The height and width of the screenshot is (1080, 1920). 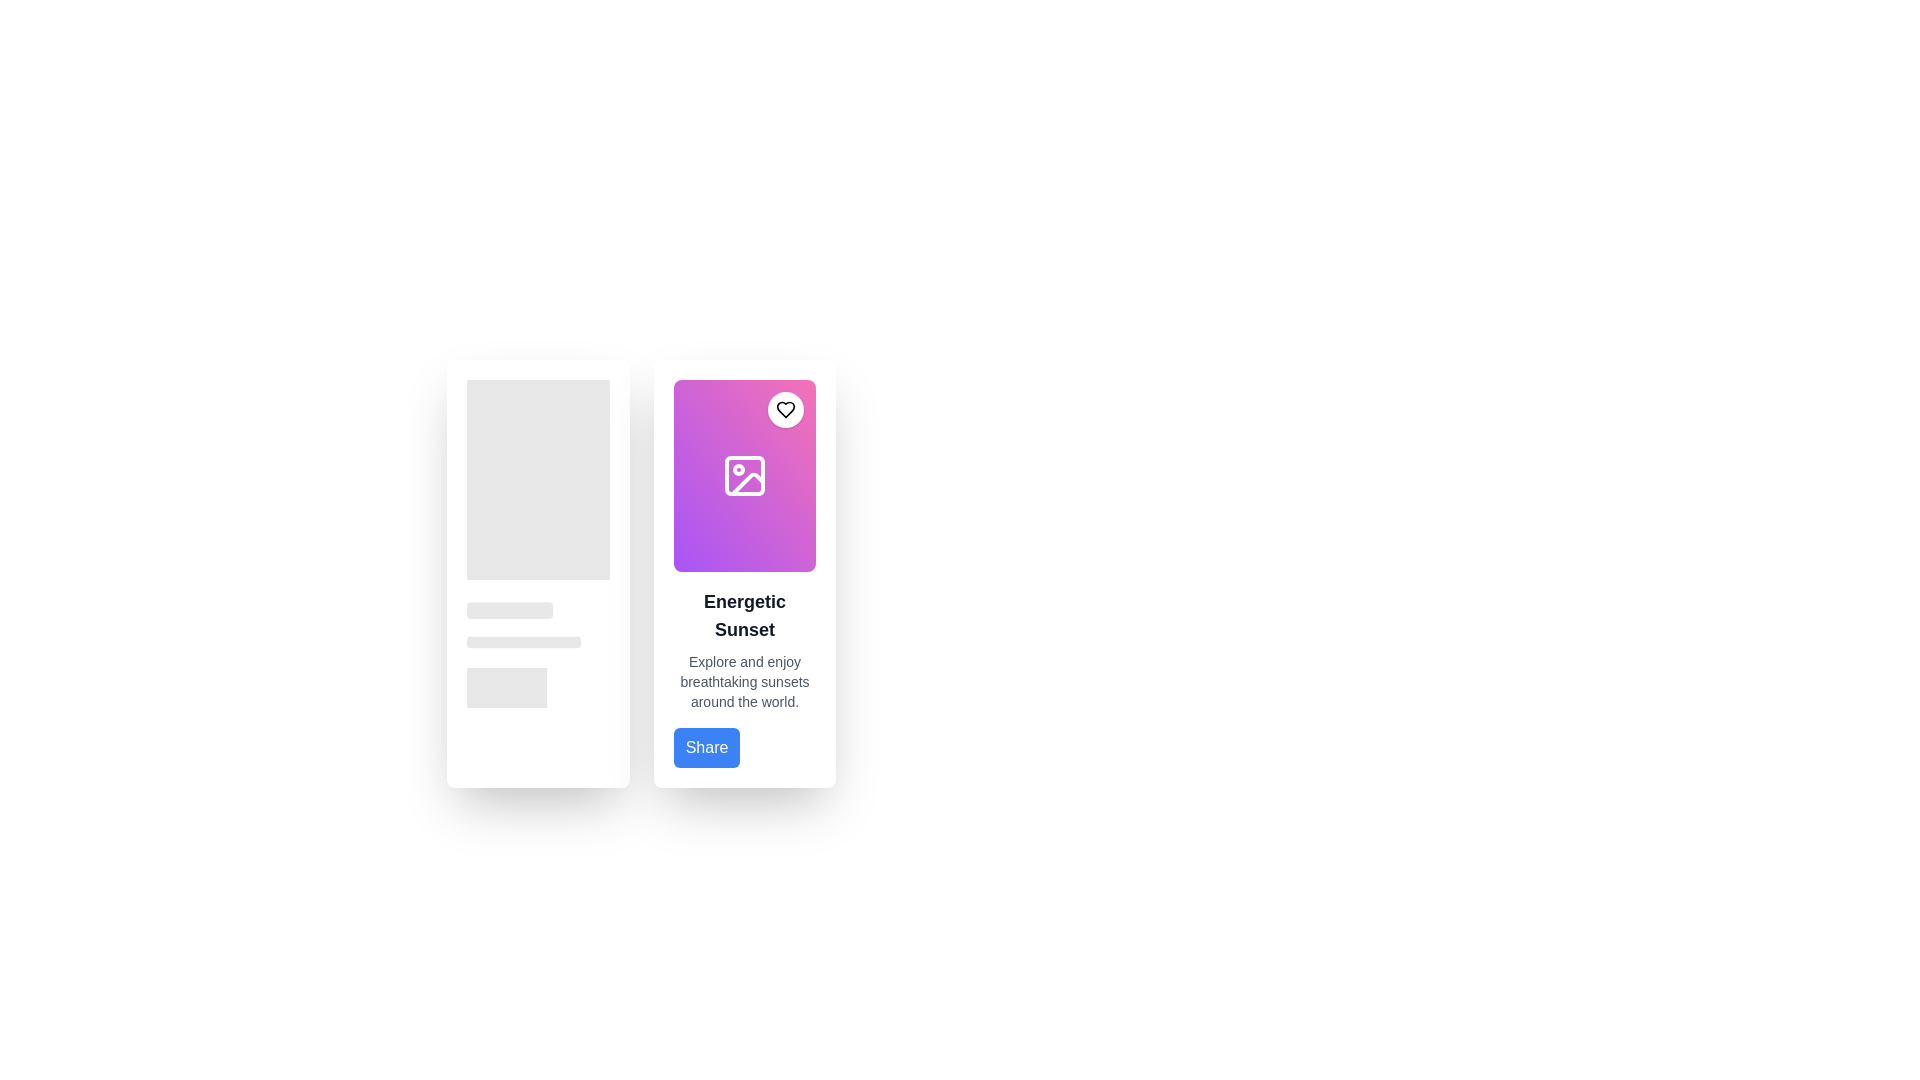 What do you see at coordinates (743, 574) in the screenshot?
I see `the 'Share' button on the informational card that presents a title, description, and an interactive action button, located centrally in the grid layout of cards` at bounding box center [743, 574].